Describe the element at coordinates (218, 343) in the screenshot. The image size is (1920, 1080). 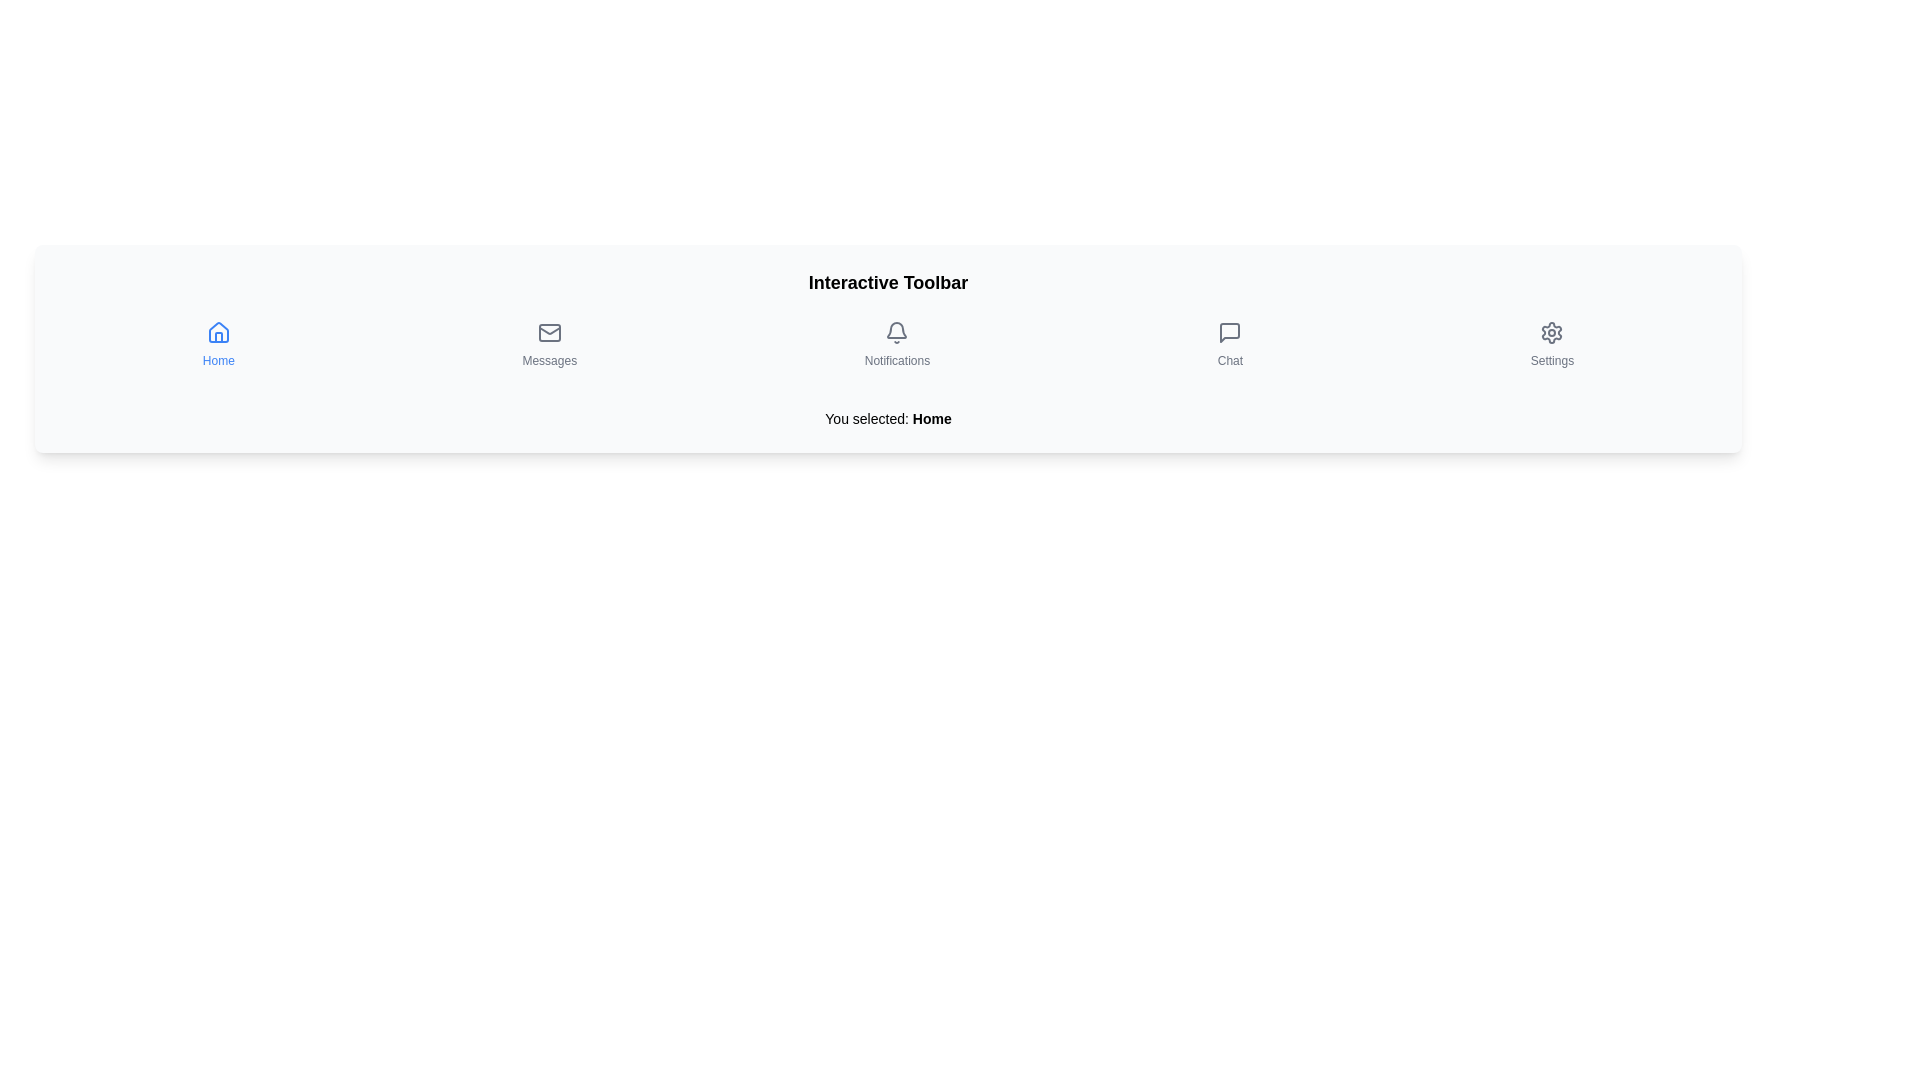
I see `the leftmost navigation button that leads to the home page to change its background color` at that location.